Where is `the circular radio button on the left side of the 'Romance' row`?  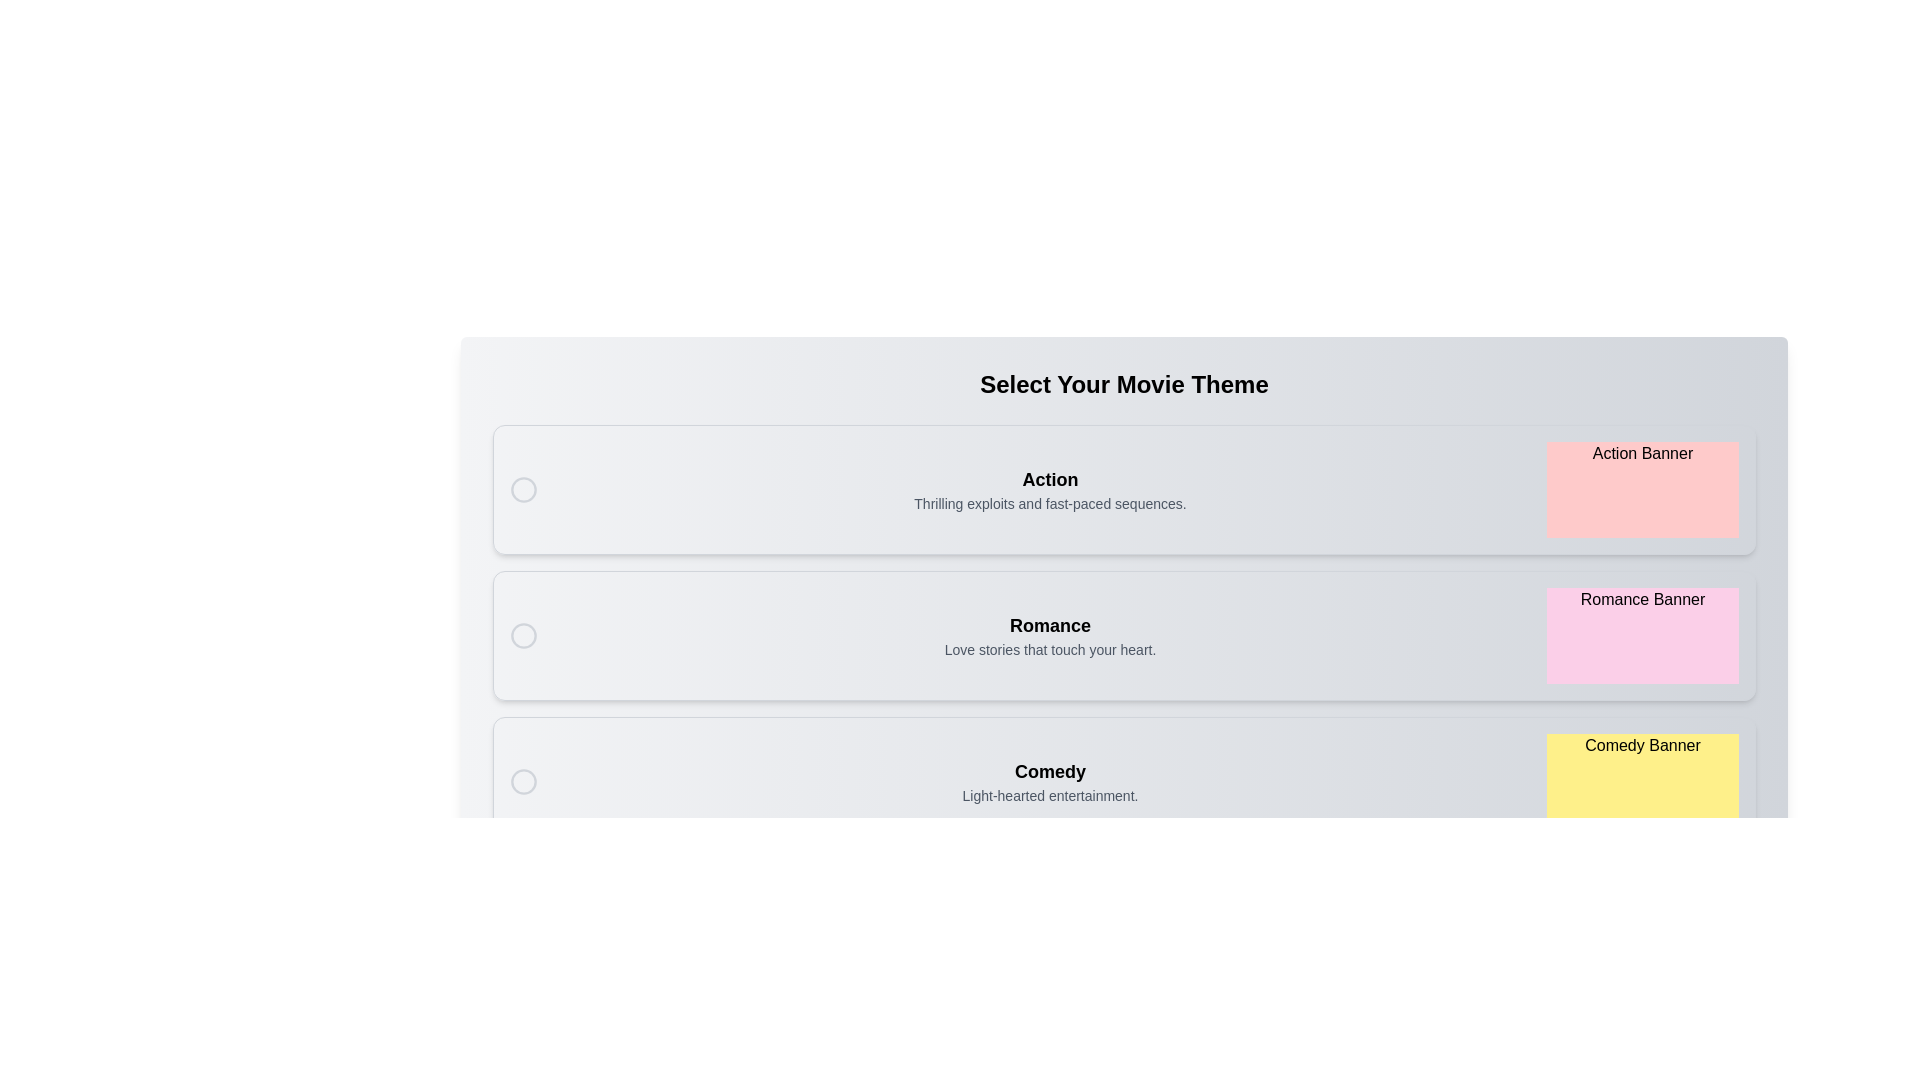
the circular radio button on the left side of the 'Romance' row is located at coordinates (523, 636).